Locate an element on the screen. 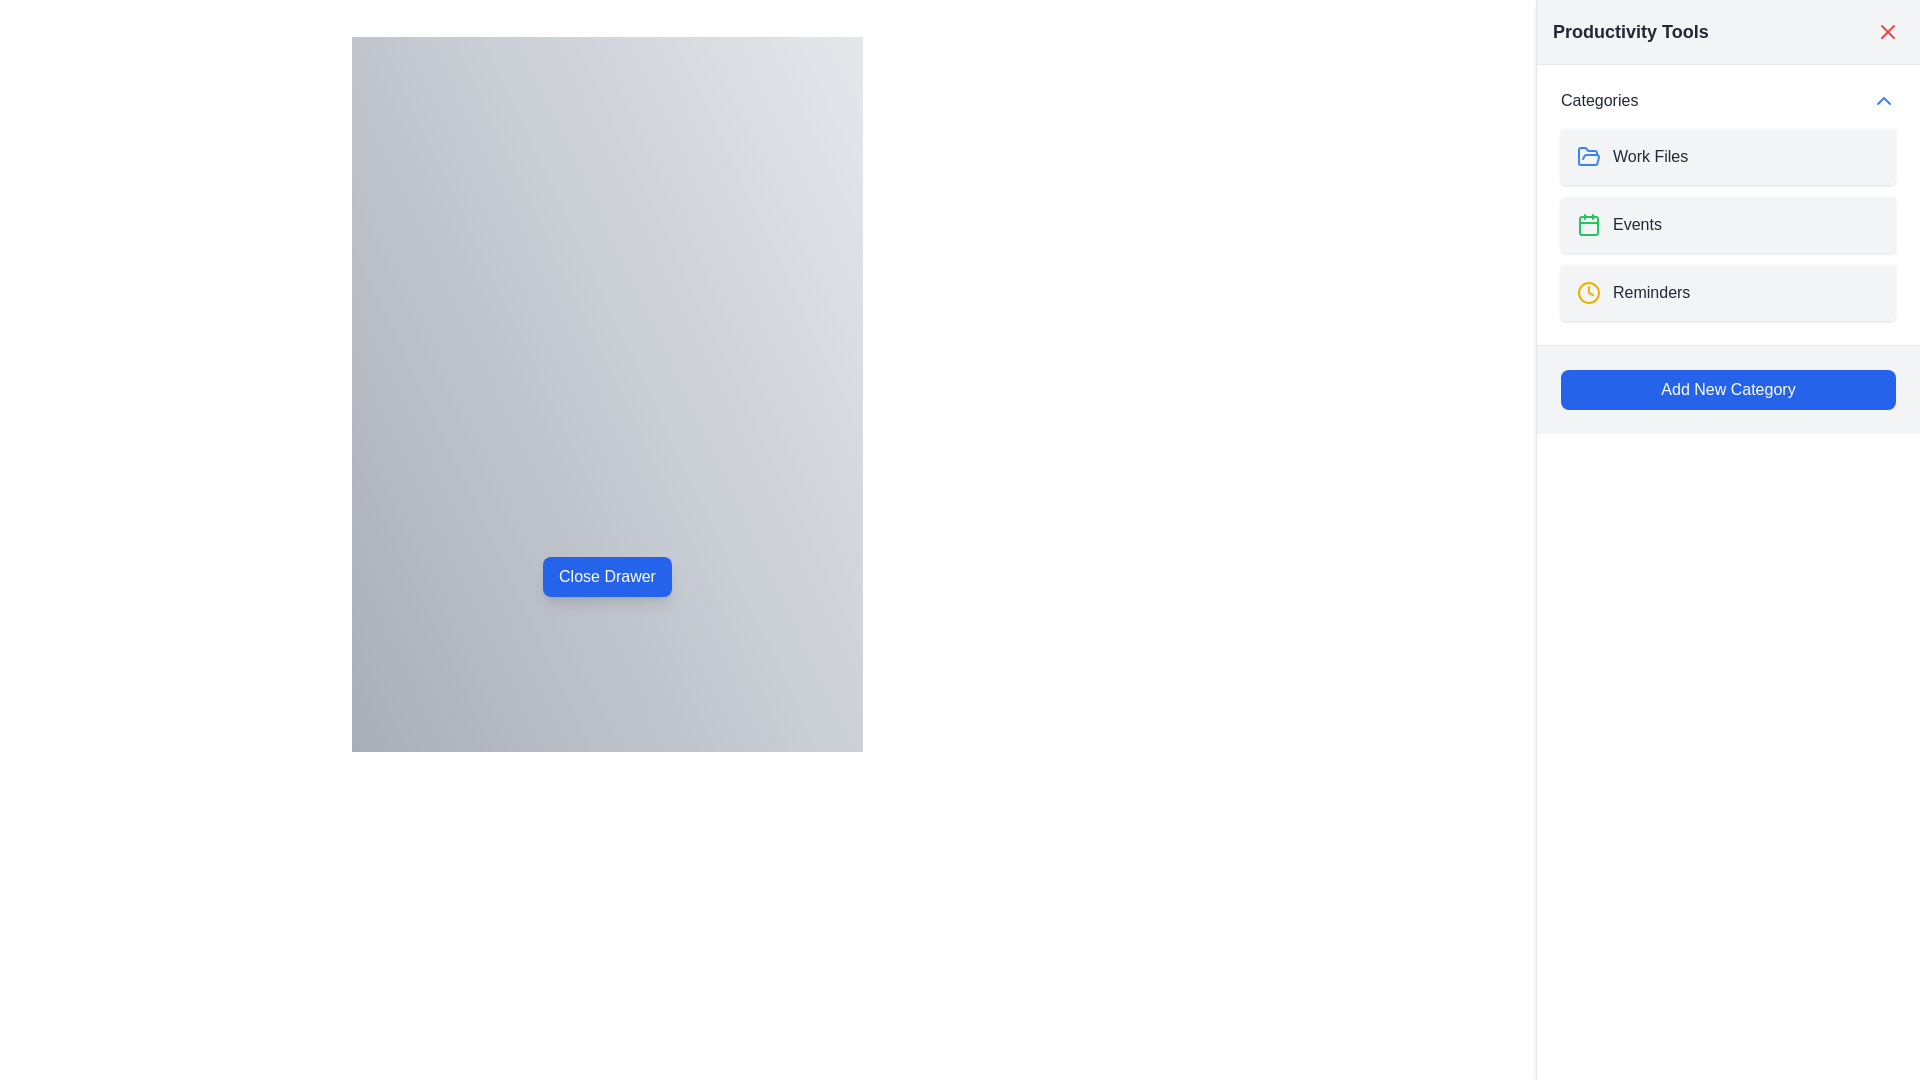 Image resolution: width=1920 pixels, height=1080 pixels. the 'Categories' text label, which is a grayish dark title located at the top of the 'Categories' section, aligned to the left, and positioned below 'Productivity Tools' is located at coordinates (1598, 100).